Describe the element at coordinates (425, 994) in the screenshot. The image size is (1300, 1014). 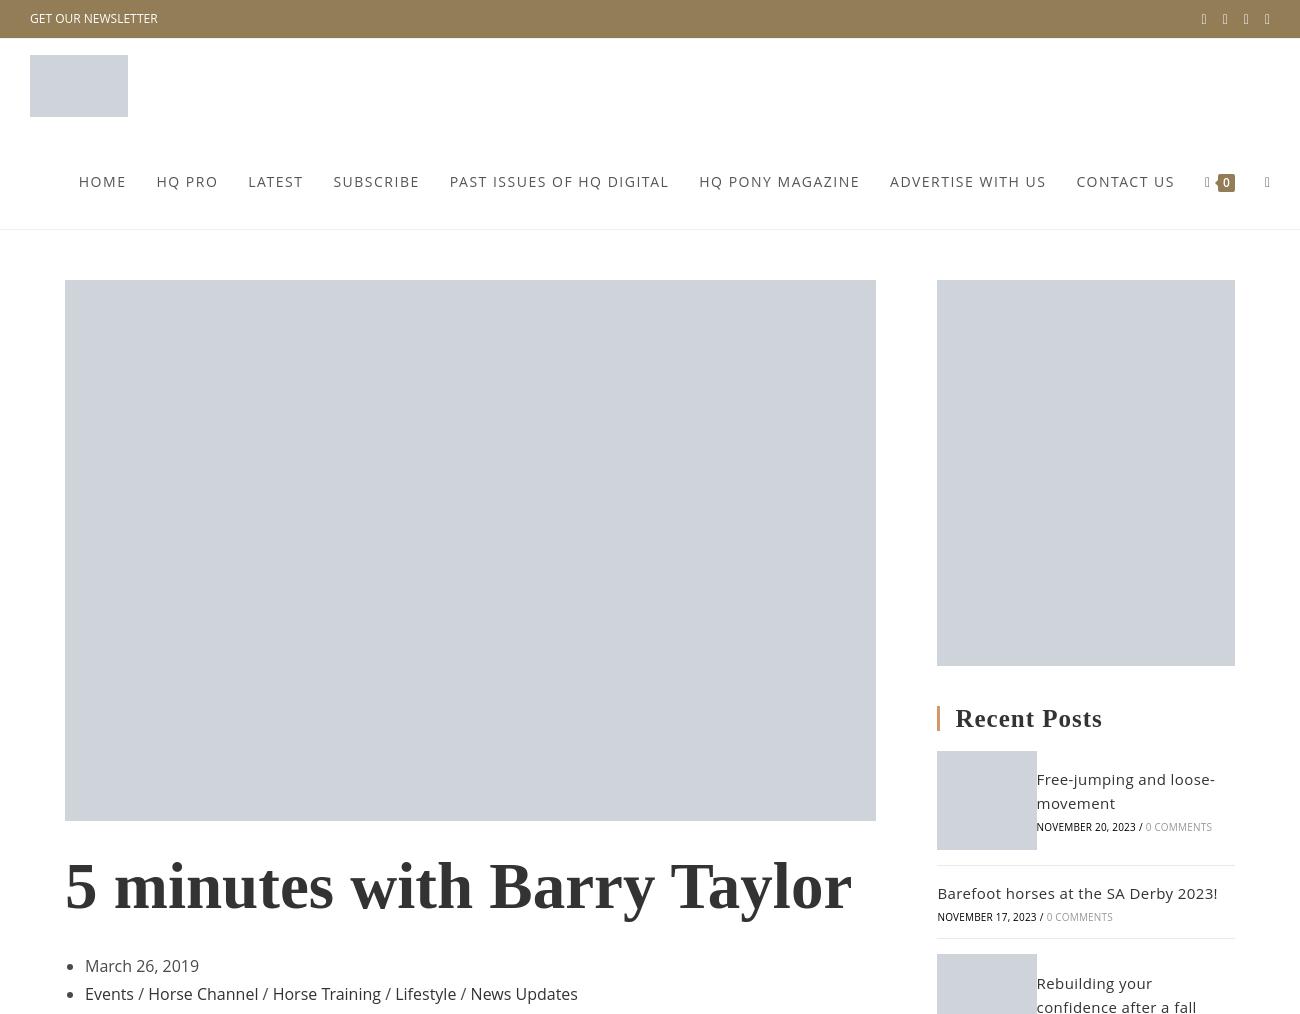
I see `'Lifestyle'` at that location.